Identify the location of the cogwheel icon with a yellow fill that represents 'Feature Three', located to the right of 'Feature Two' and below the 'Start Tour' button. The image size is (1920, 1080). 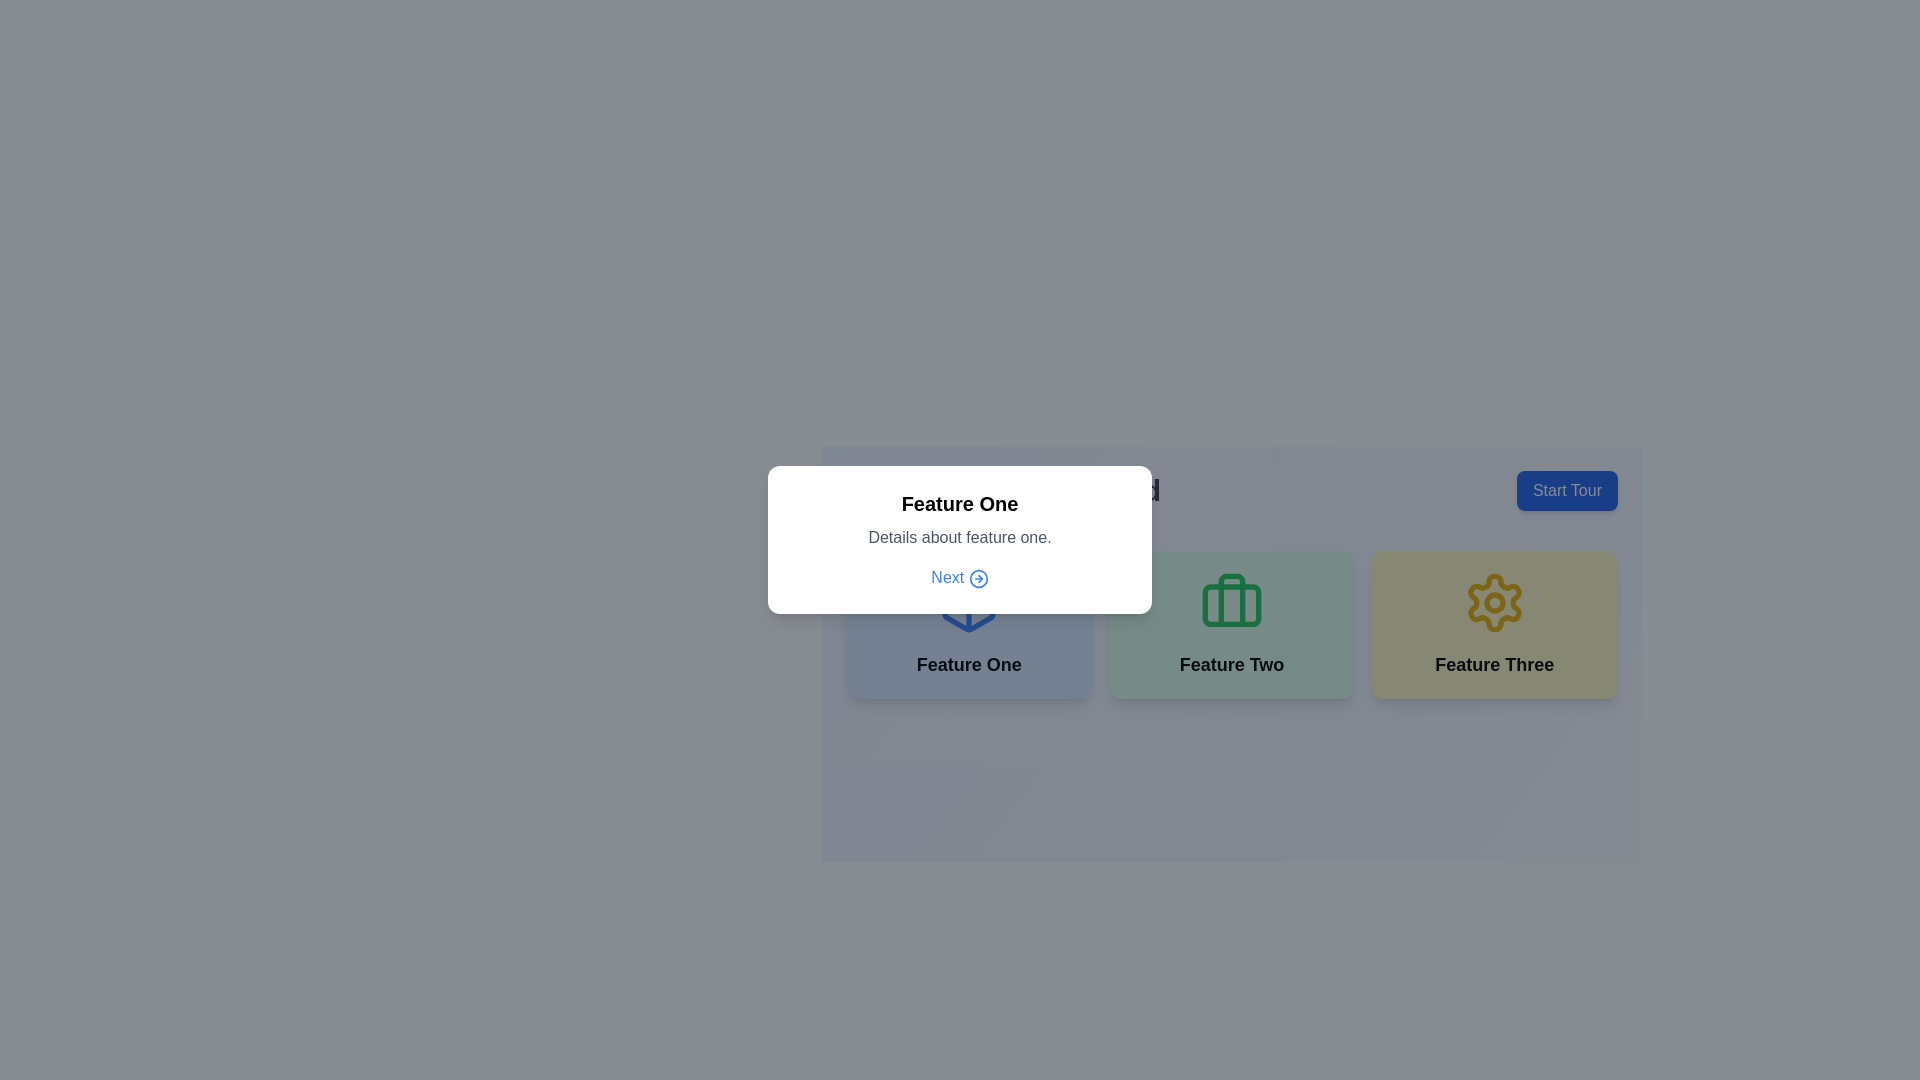
(1494, 601).